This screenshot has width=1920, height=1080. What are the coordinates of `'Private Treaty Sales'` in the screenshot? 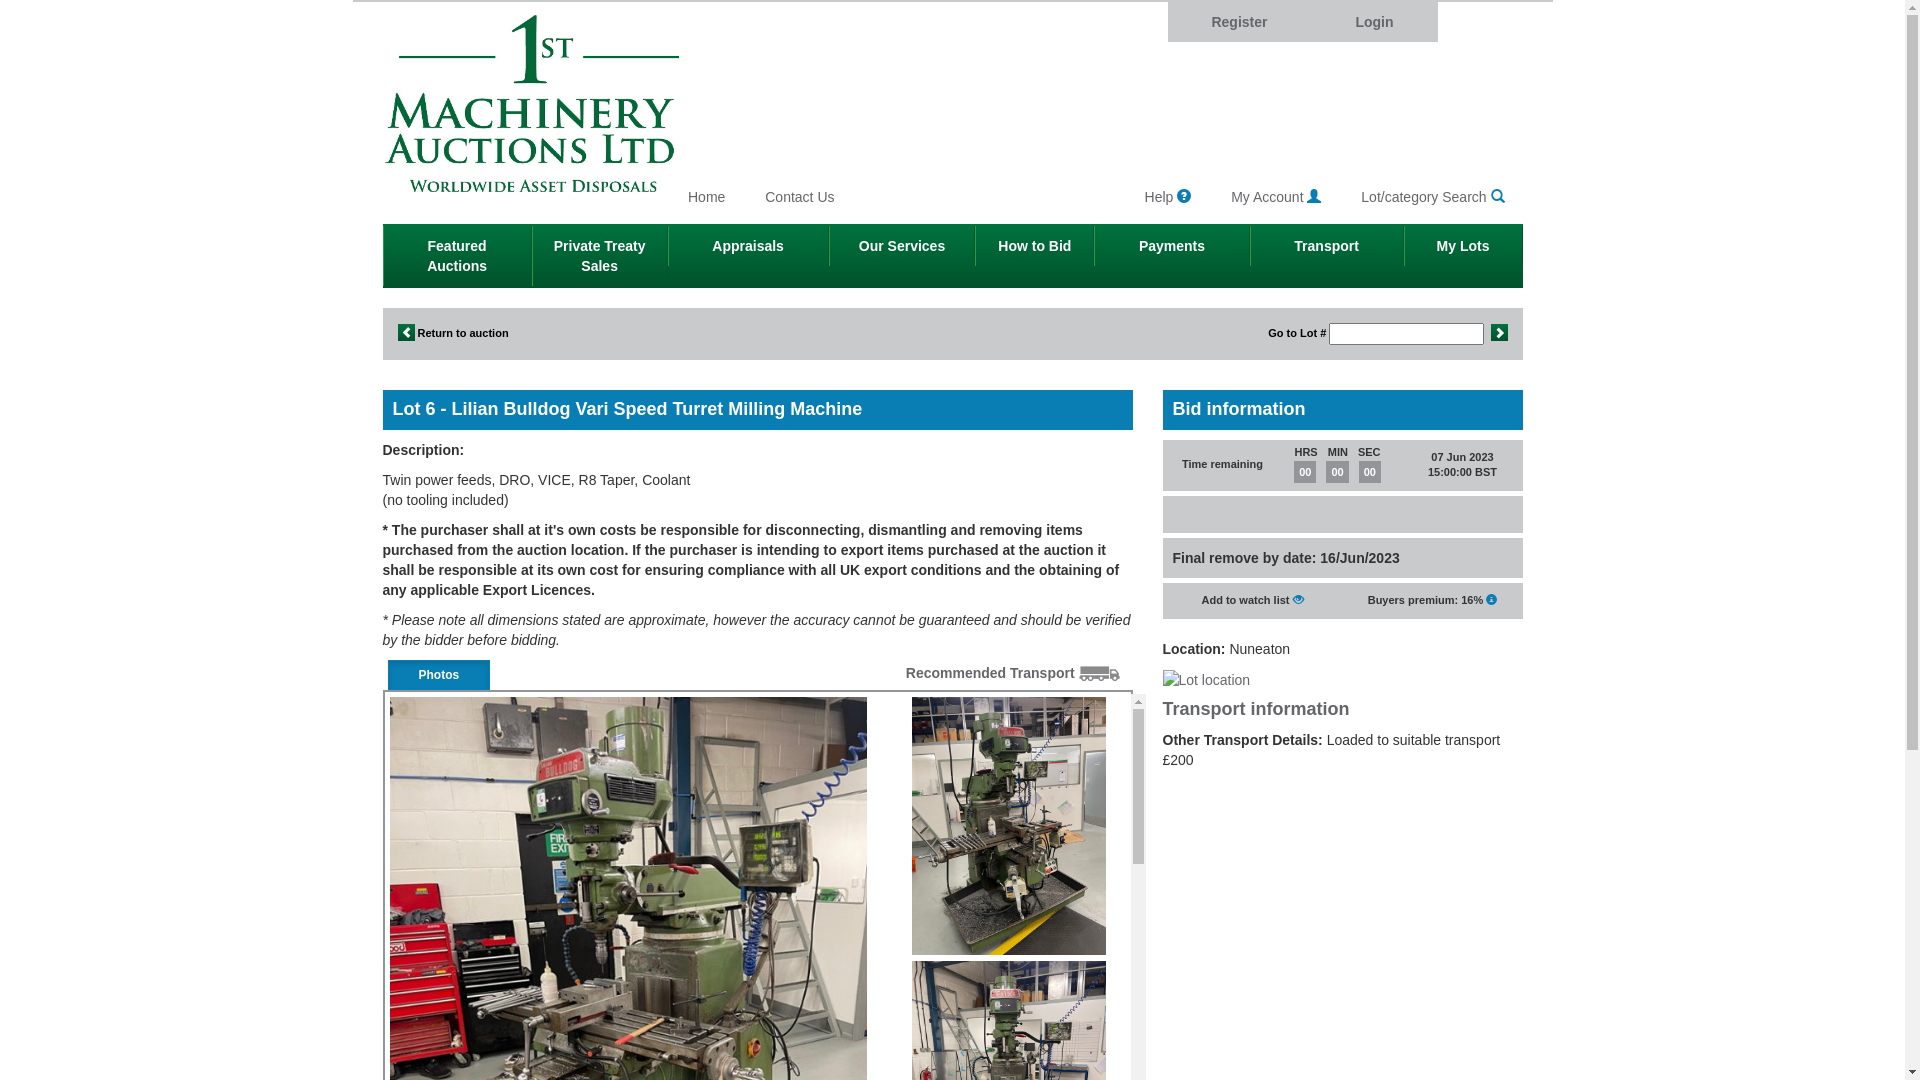 It's located at (599, 254).